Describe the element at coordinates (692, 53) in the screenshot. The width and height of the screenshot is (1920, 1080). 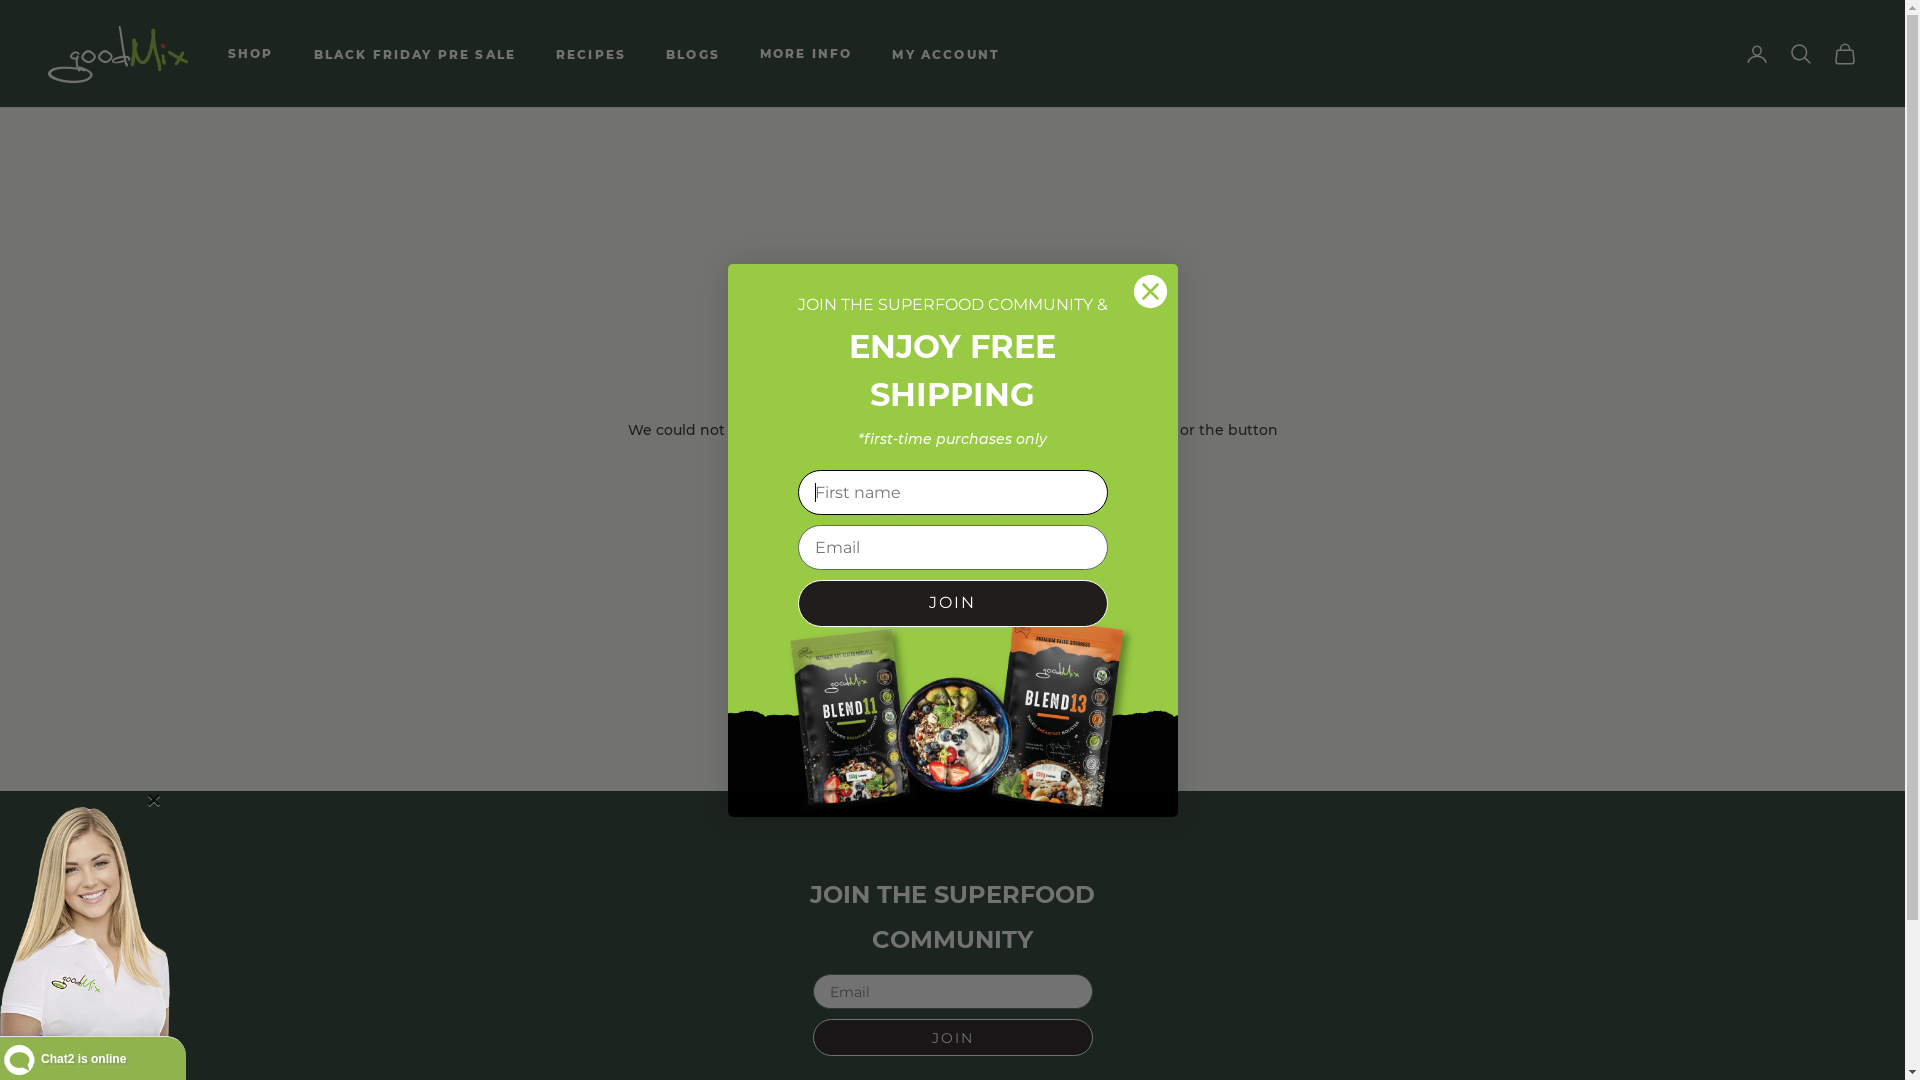
I see `'BLOGS'` at that location.